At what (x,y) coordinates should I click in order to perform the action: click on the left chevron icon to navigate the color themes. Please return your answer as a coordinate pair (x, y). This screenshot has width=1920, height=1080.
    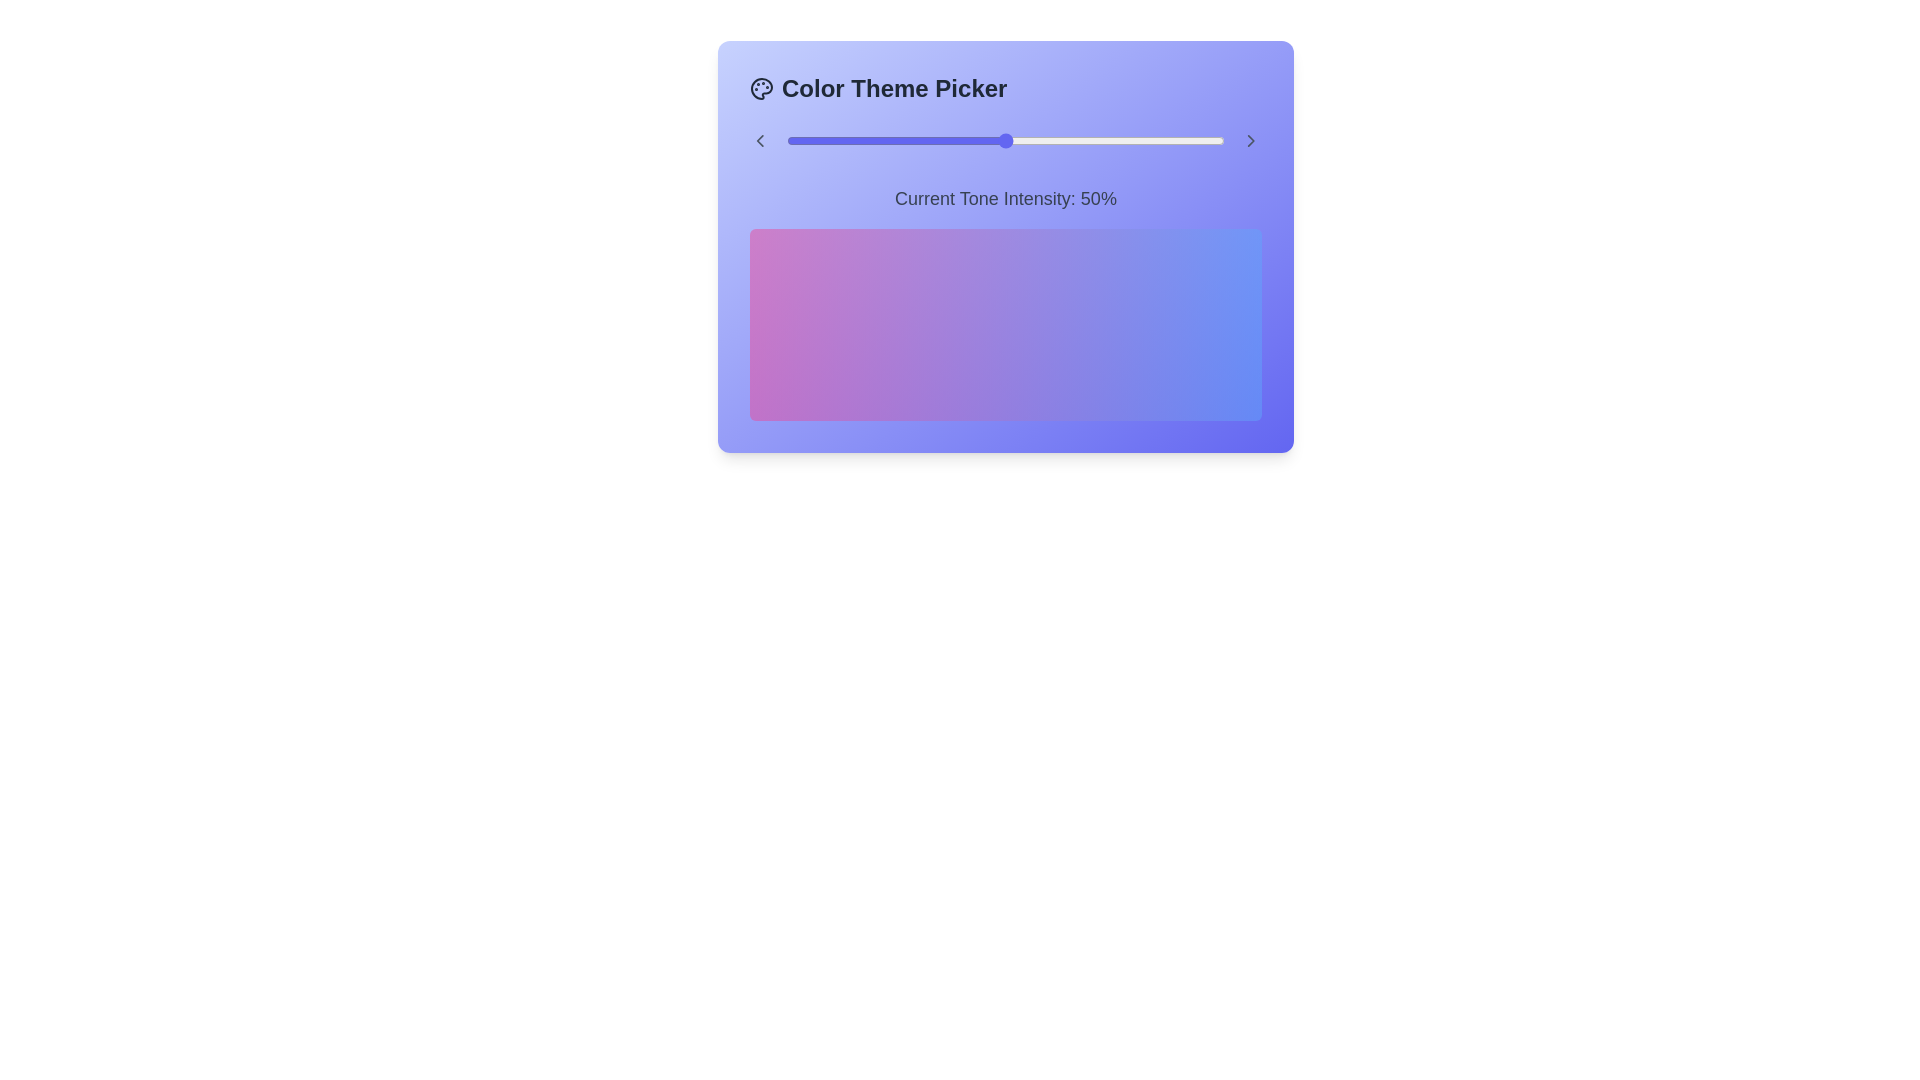
    Looking at the image, I should click on (758, 140).